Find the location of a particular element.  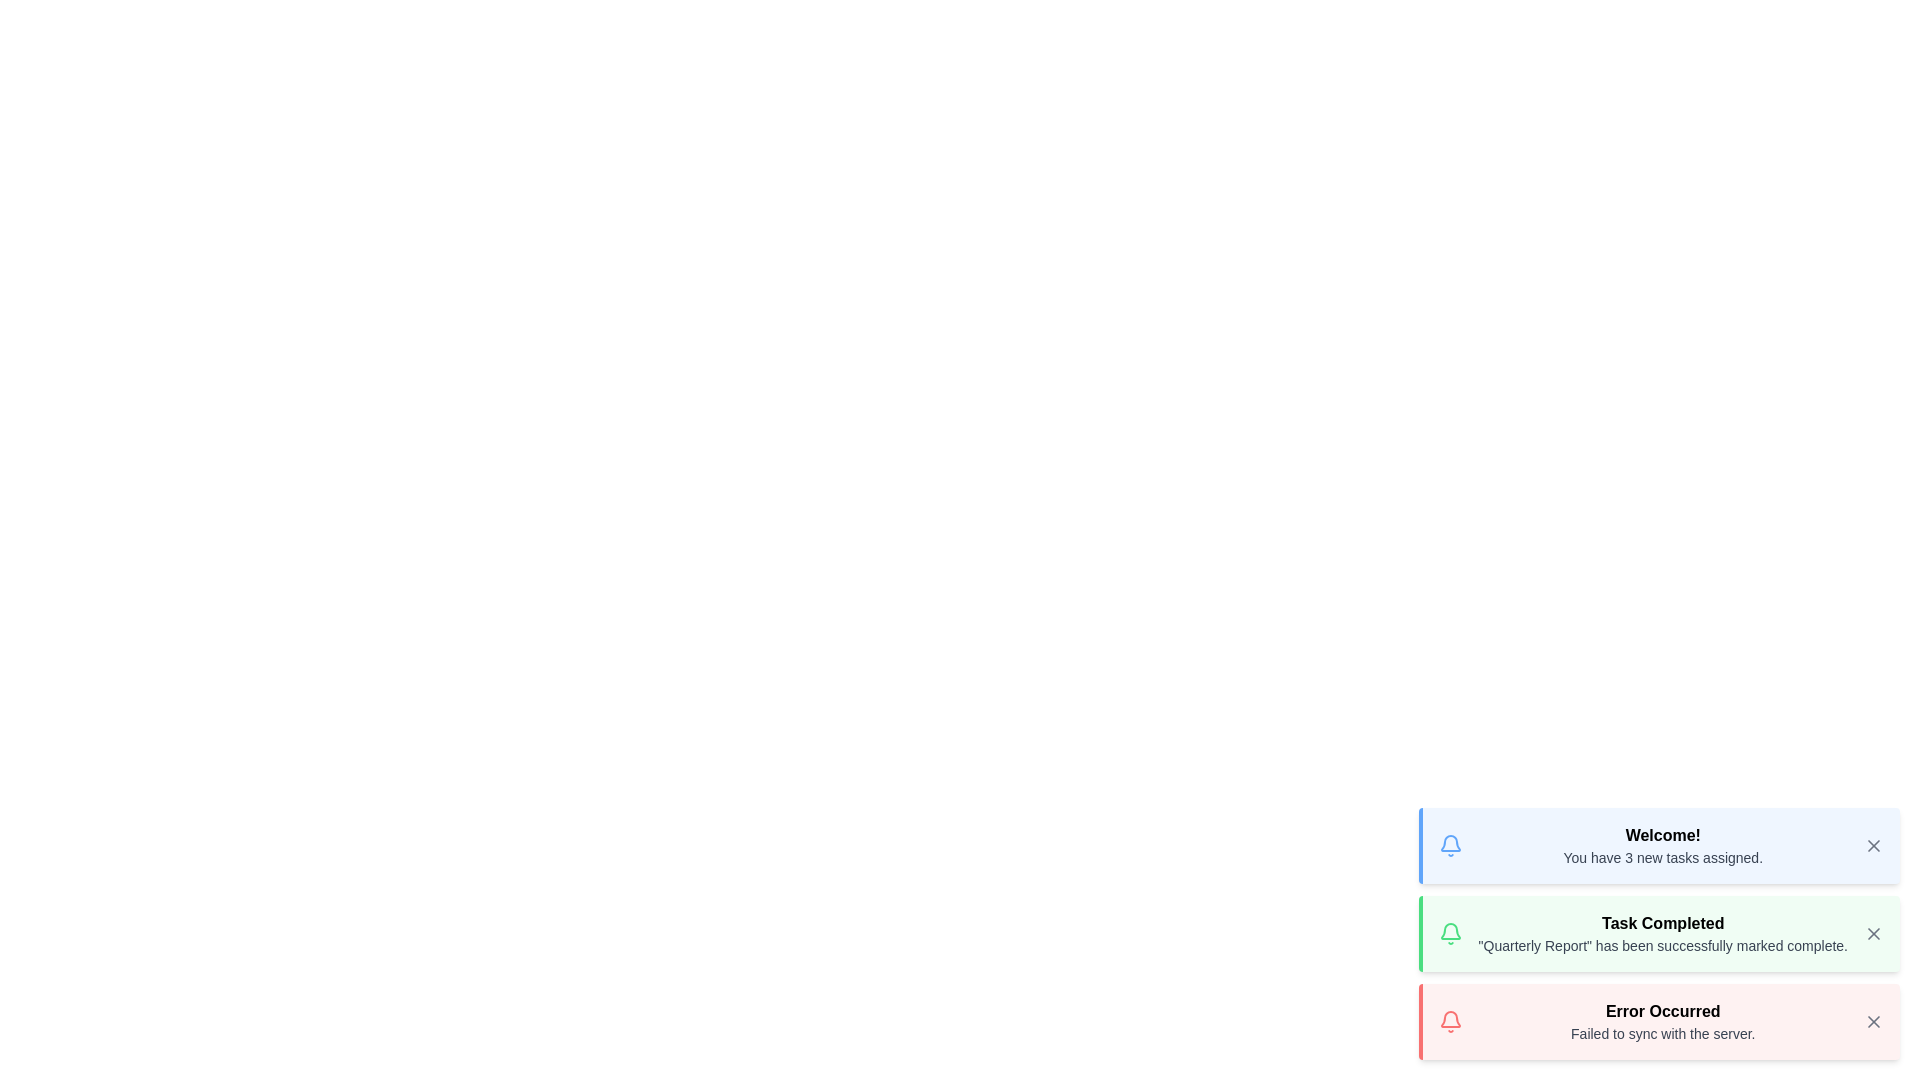

the button-like SVG element in the top-right corner of the notification card with a green background and the text 'Task Completed' is located at coordinates (1872, 933).